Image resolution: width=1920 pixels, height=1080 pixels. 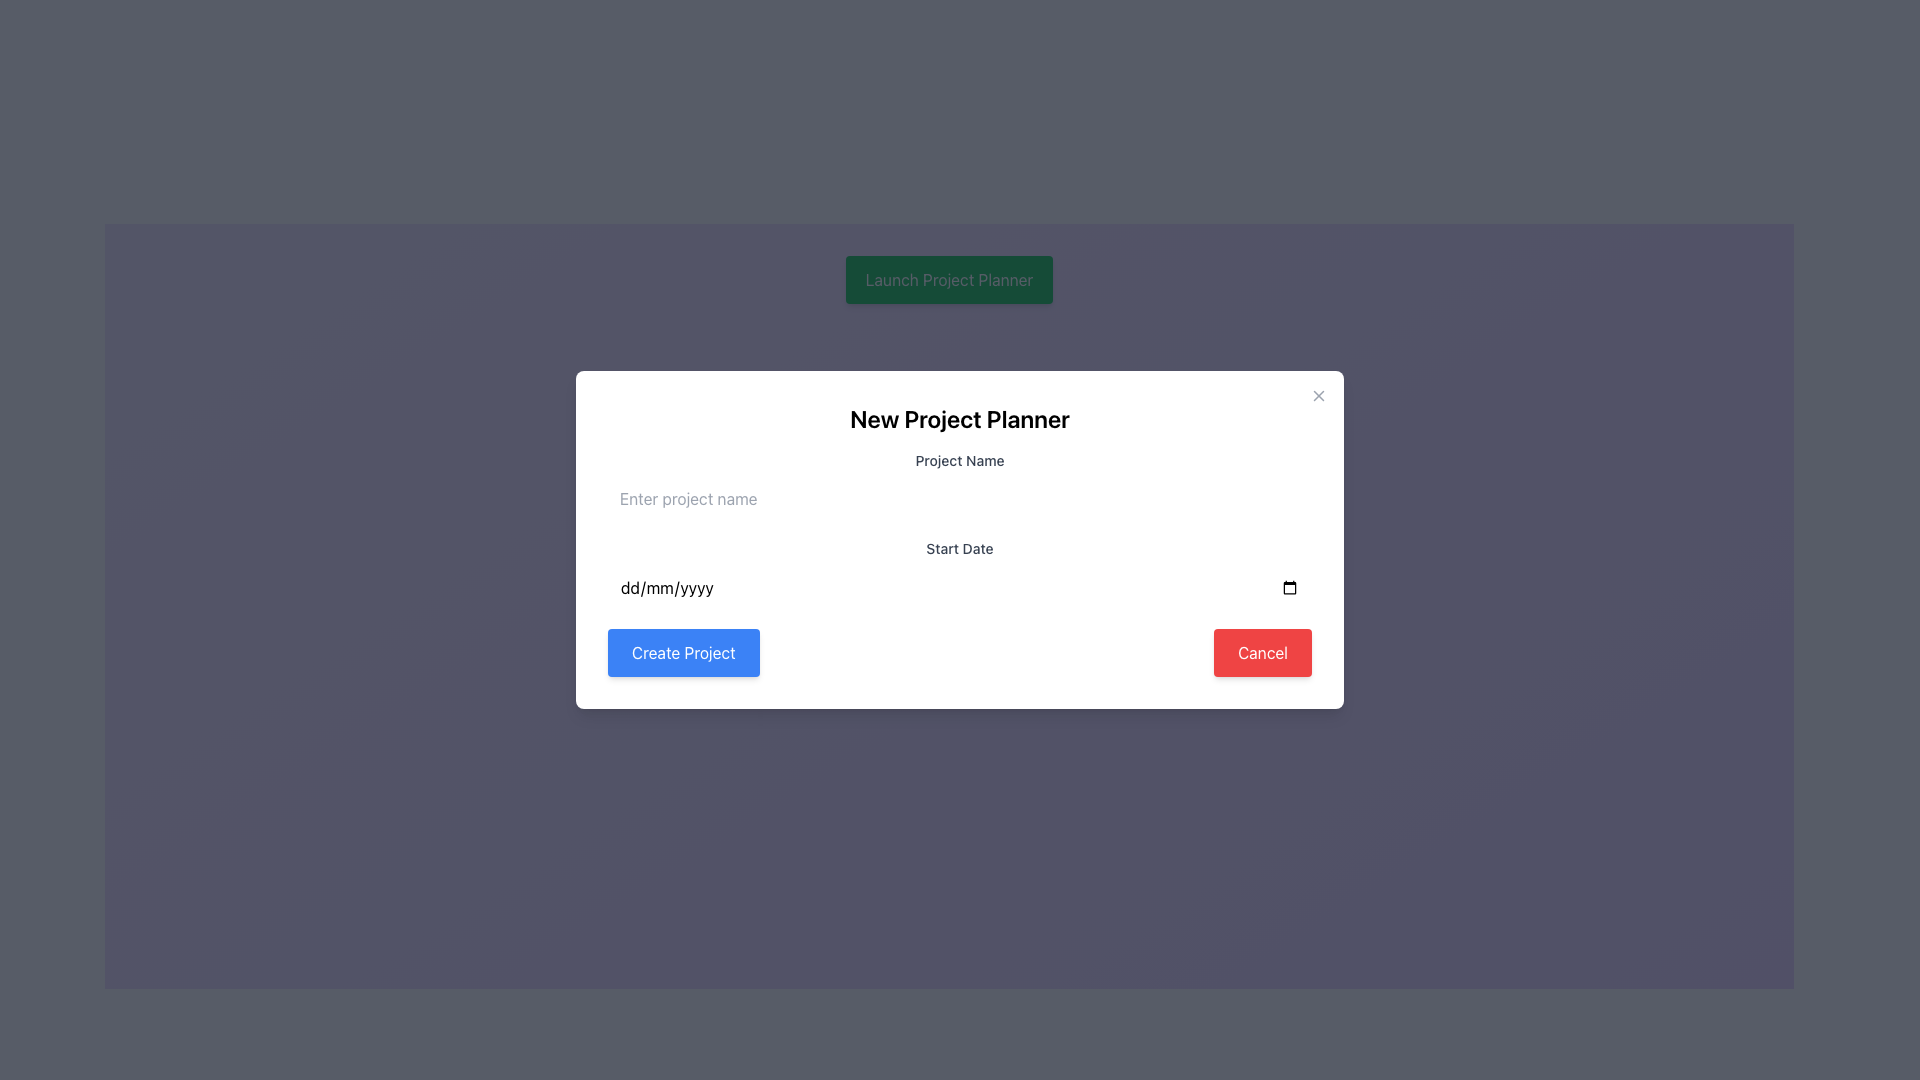 I want to click on text from the Text Label that indicates users should enter the name of the project in the input field below it, located at the top section of the form within the modal dialog box, above the input field labeled 'Enter project name', so click(x=960, y=461).